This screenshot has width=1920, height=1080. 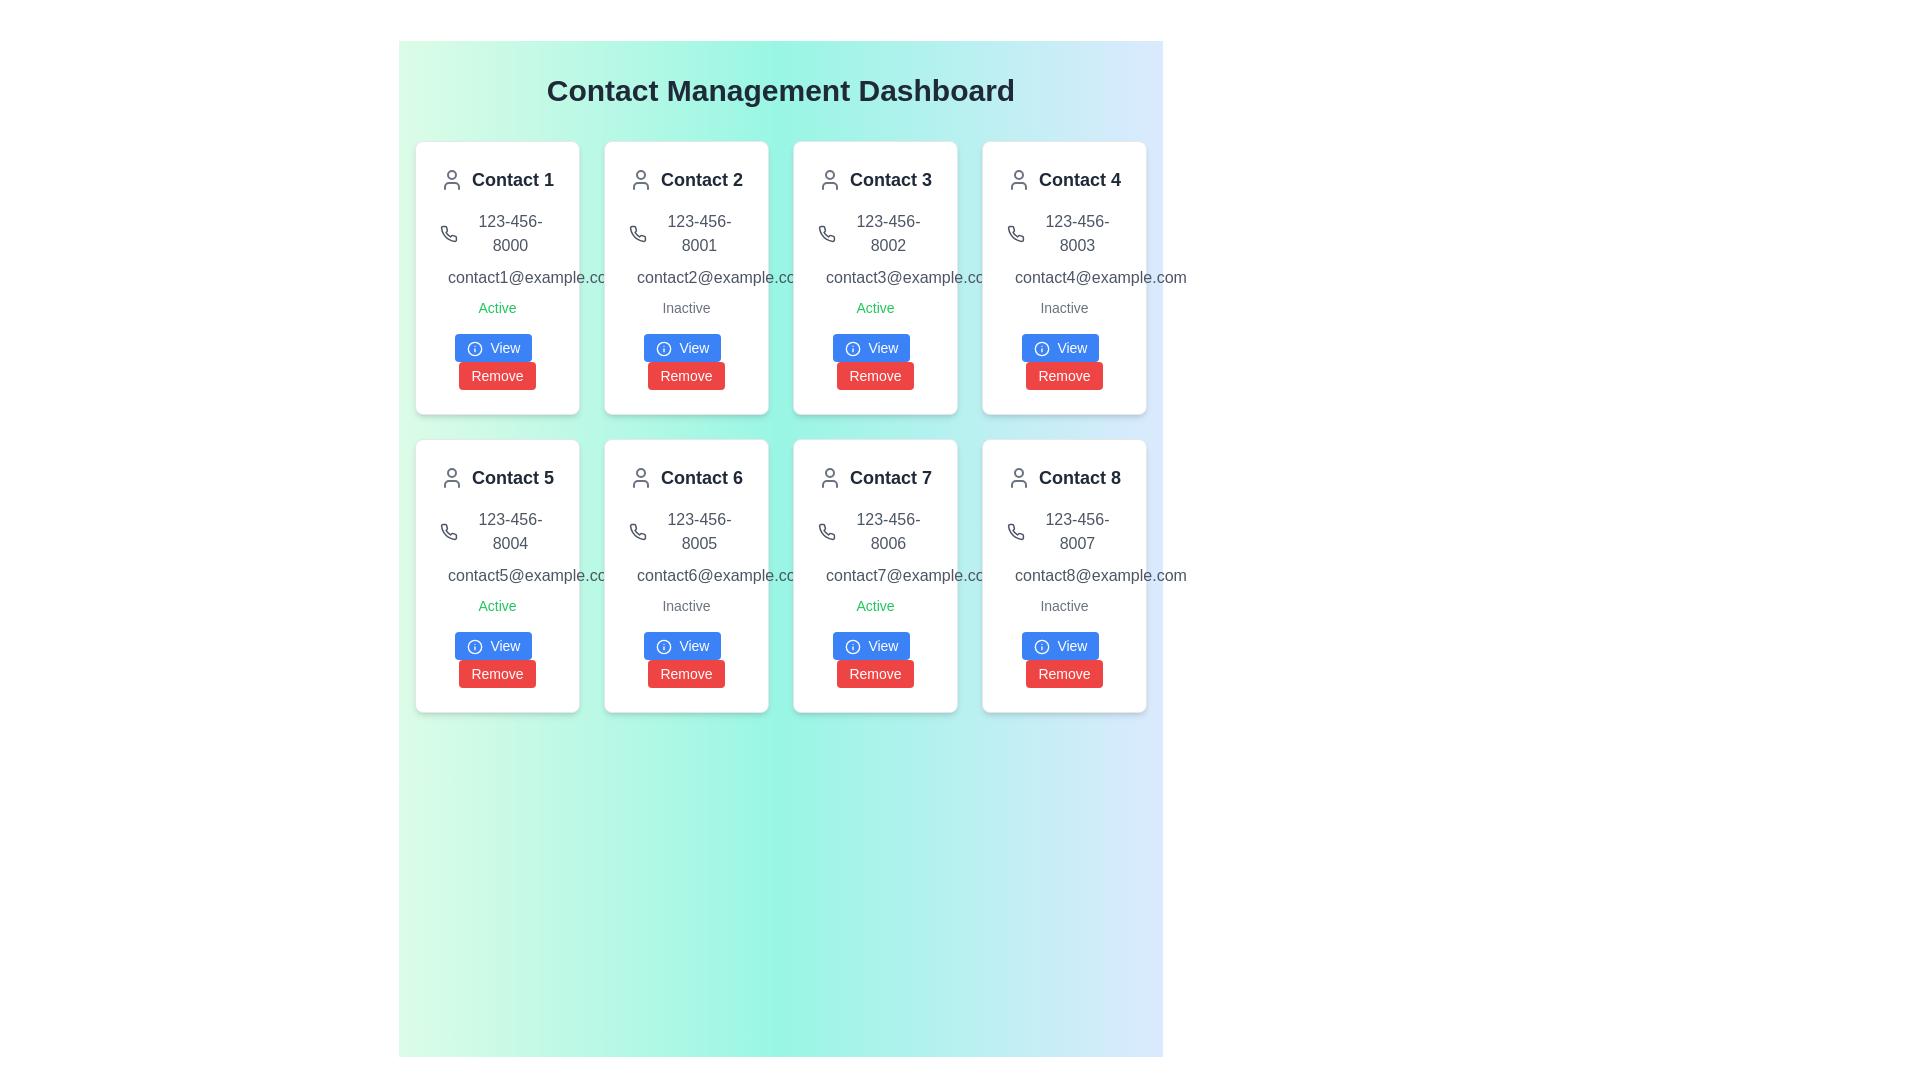 I want to click on the text label that serves as the header for the contact card, located in the bottom-right corner of the grid layout, so click(x=1079, y=478).